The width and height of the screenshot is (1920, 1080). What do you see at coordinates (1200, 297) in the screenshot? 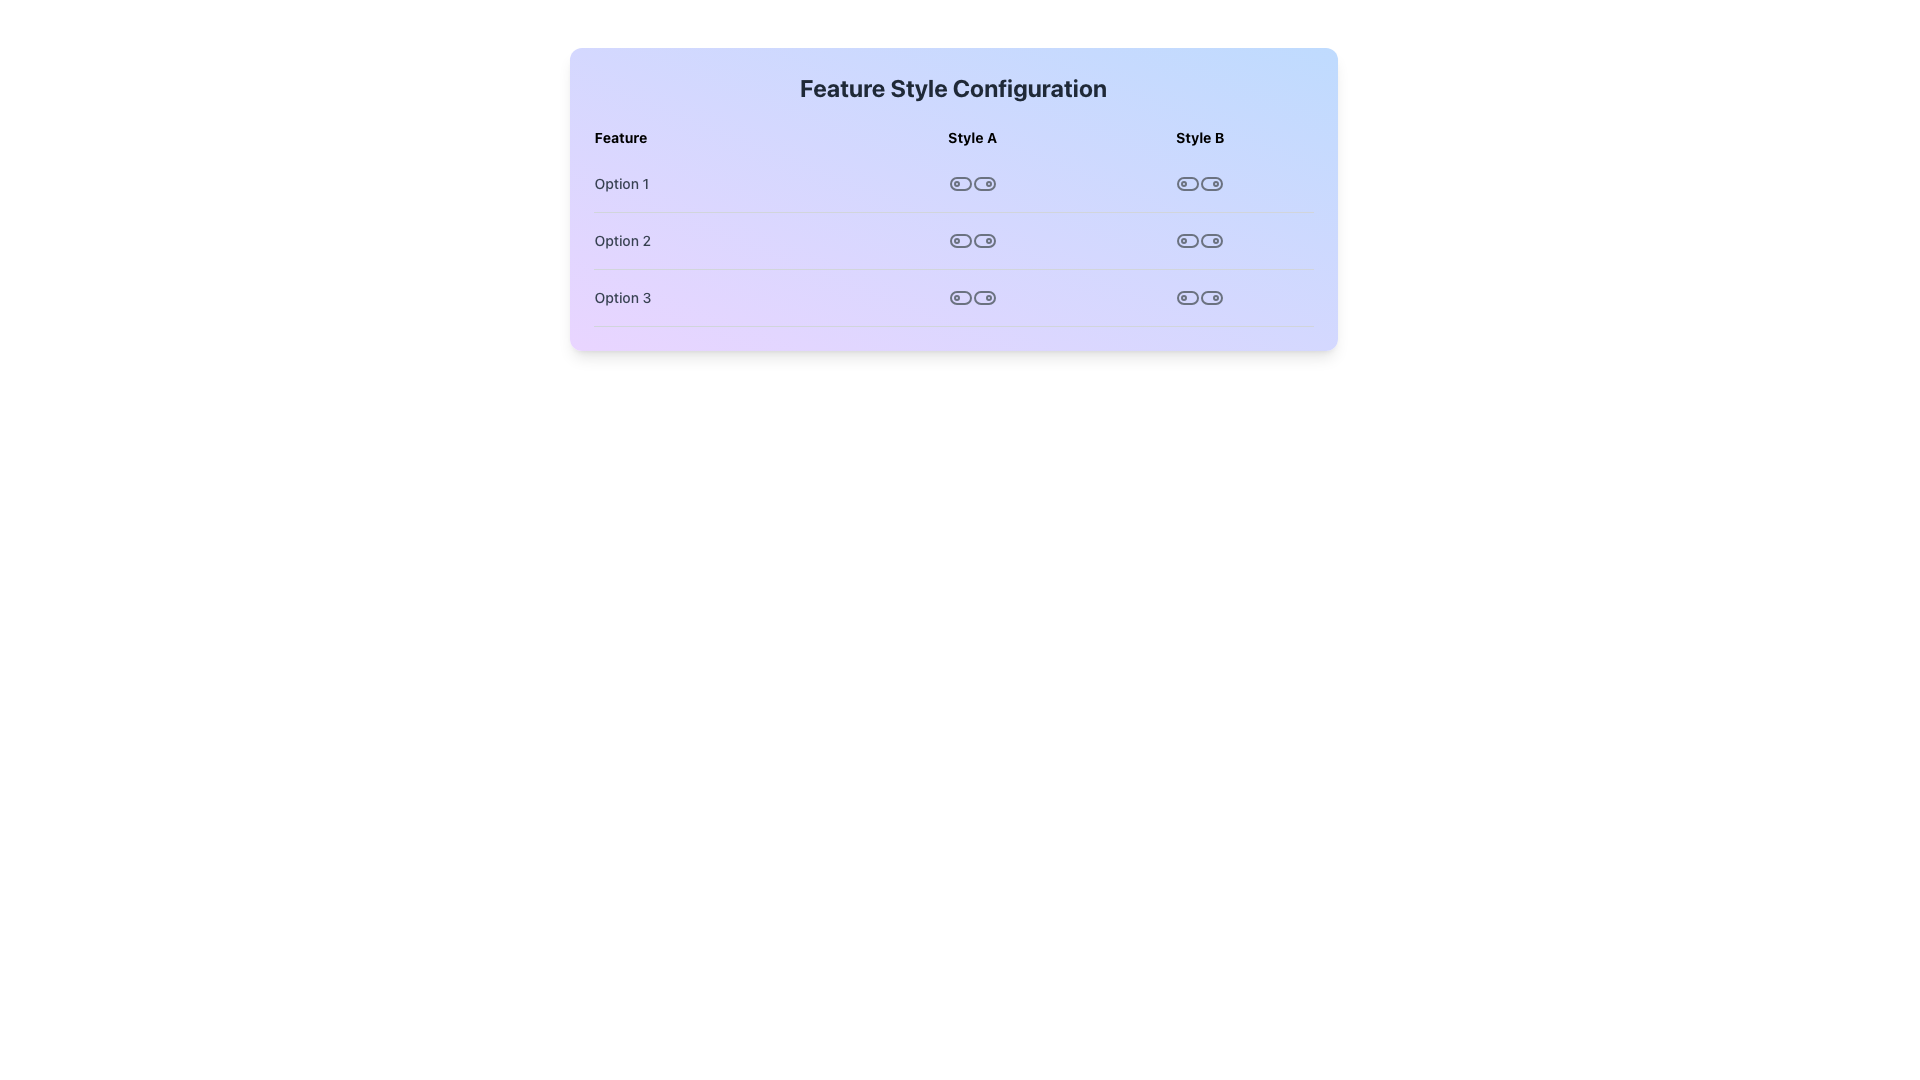
I see `the interconnected toggle for 'Option 3'` at bounding box center [1200, 297].